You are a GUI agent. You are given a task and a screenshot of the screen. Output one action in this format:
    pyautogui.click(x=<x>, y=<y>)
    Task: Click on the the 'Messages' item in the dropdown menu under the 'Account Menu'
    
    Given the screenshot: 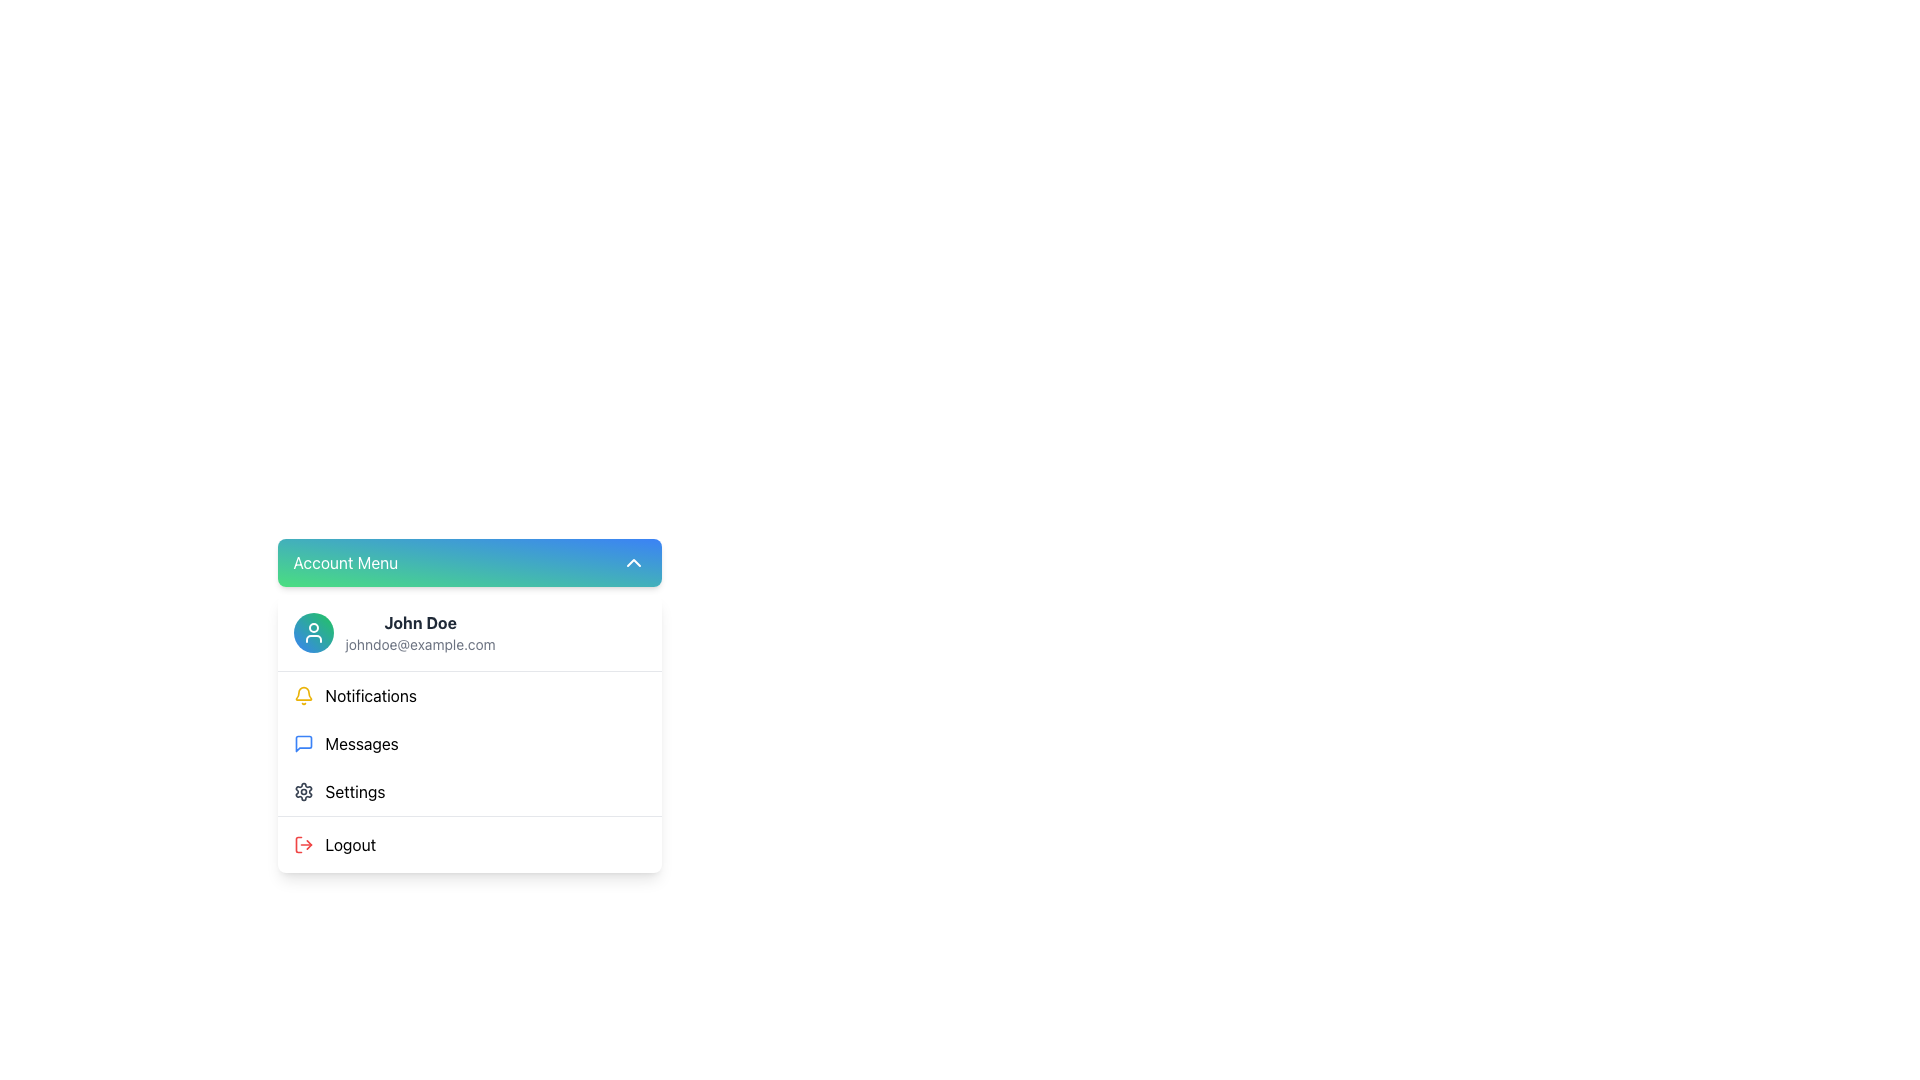 What is the action you would take?
    pyautogui.click(x=468, y=744)
    